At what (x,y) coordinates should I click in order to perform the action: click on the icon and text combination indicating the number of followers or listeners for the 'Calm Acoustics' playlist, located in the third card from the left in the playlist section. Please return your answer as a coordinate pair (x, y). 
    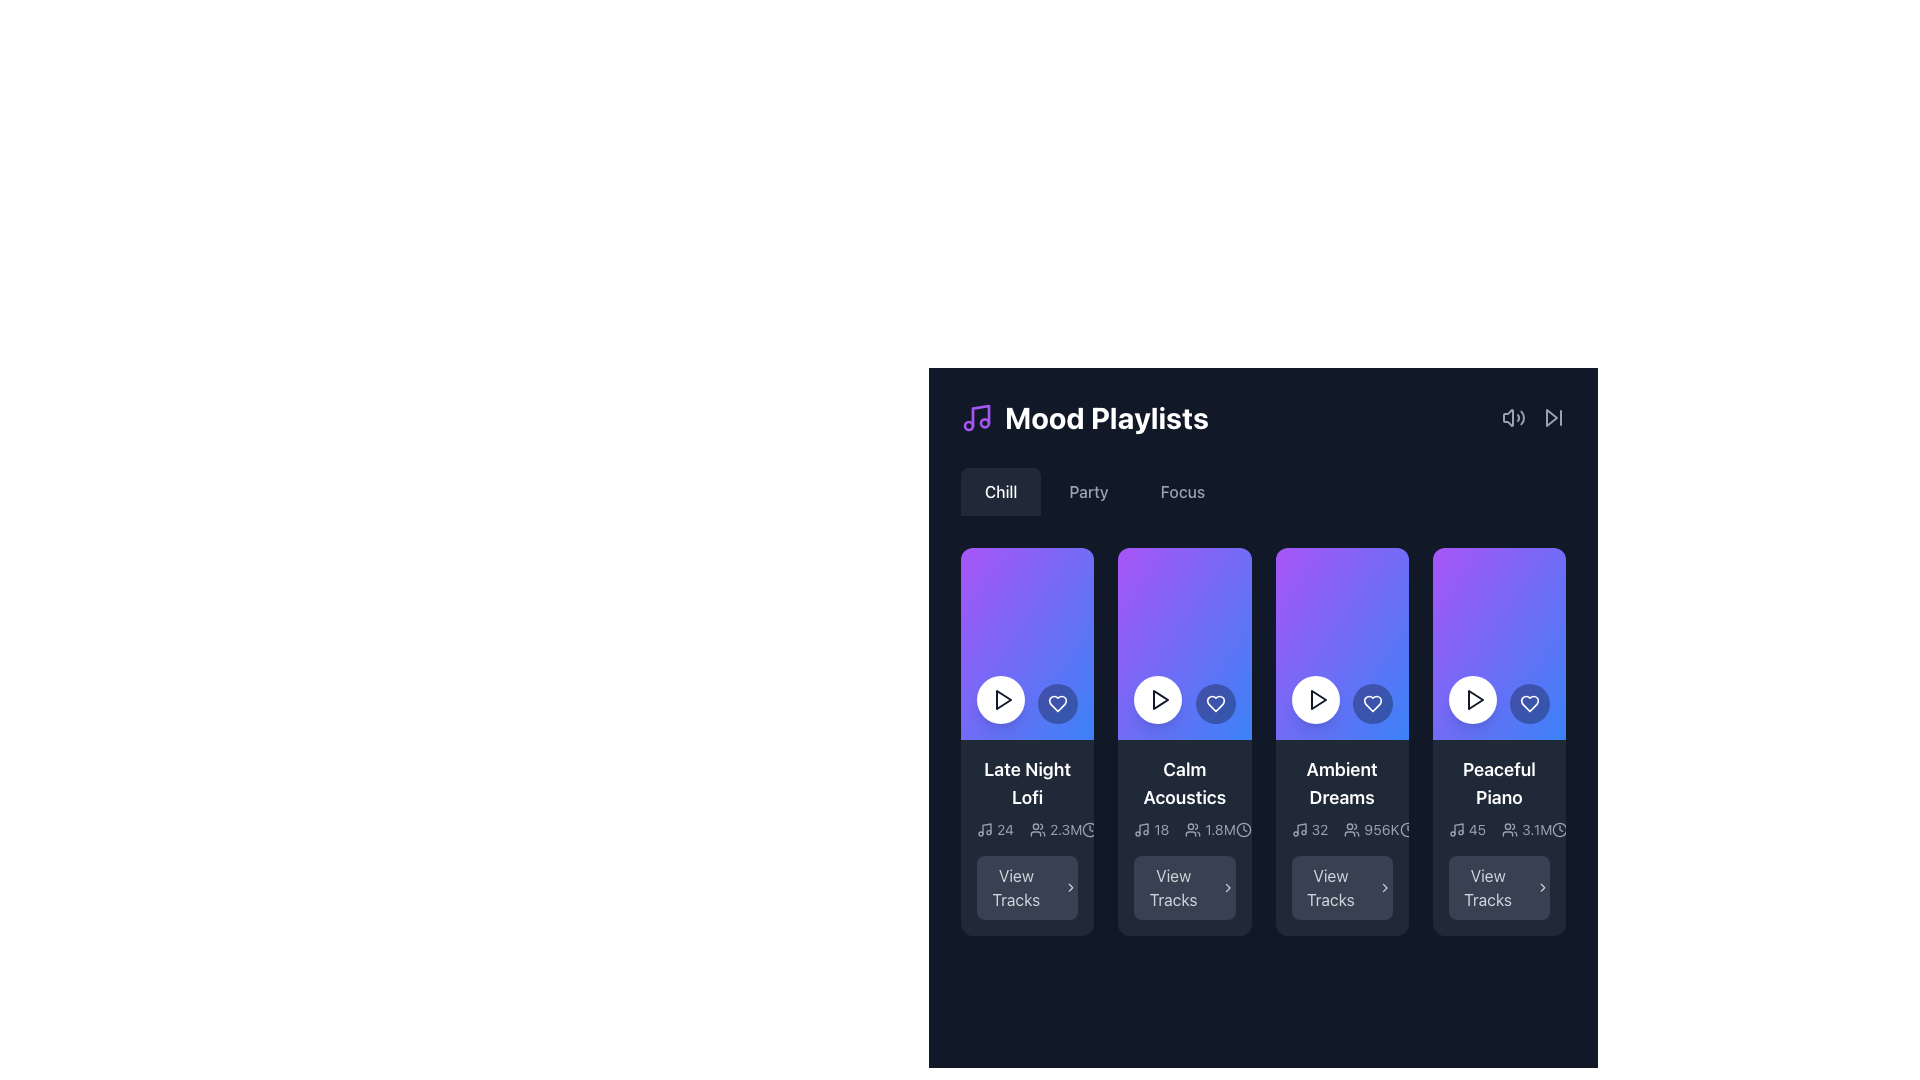
    Looking at the image, I should click on (1209, 829).